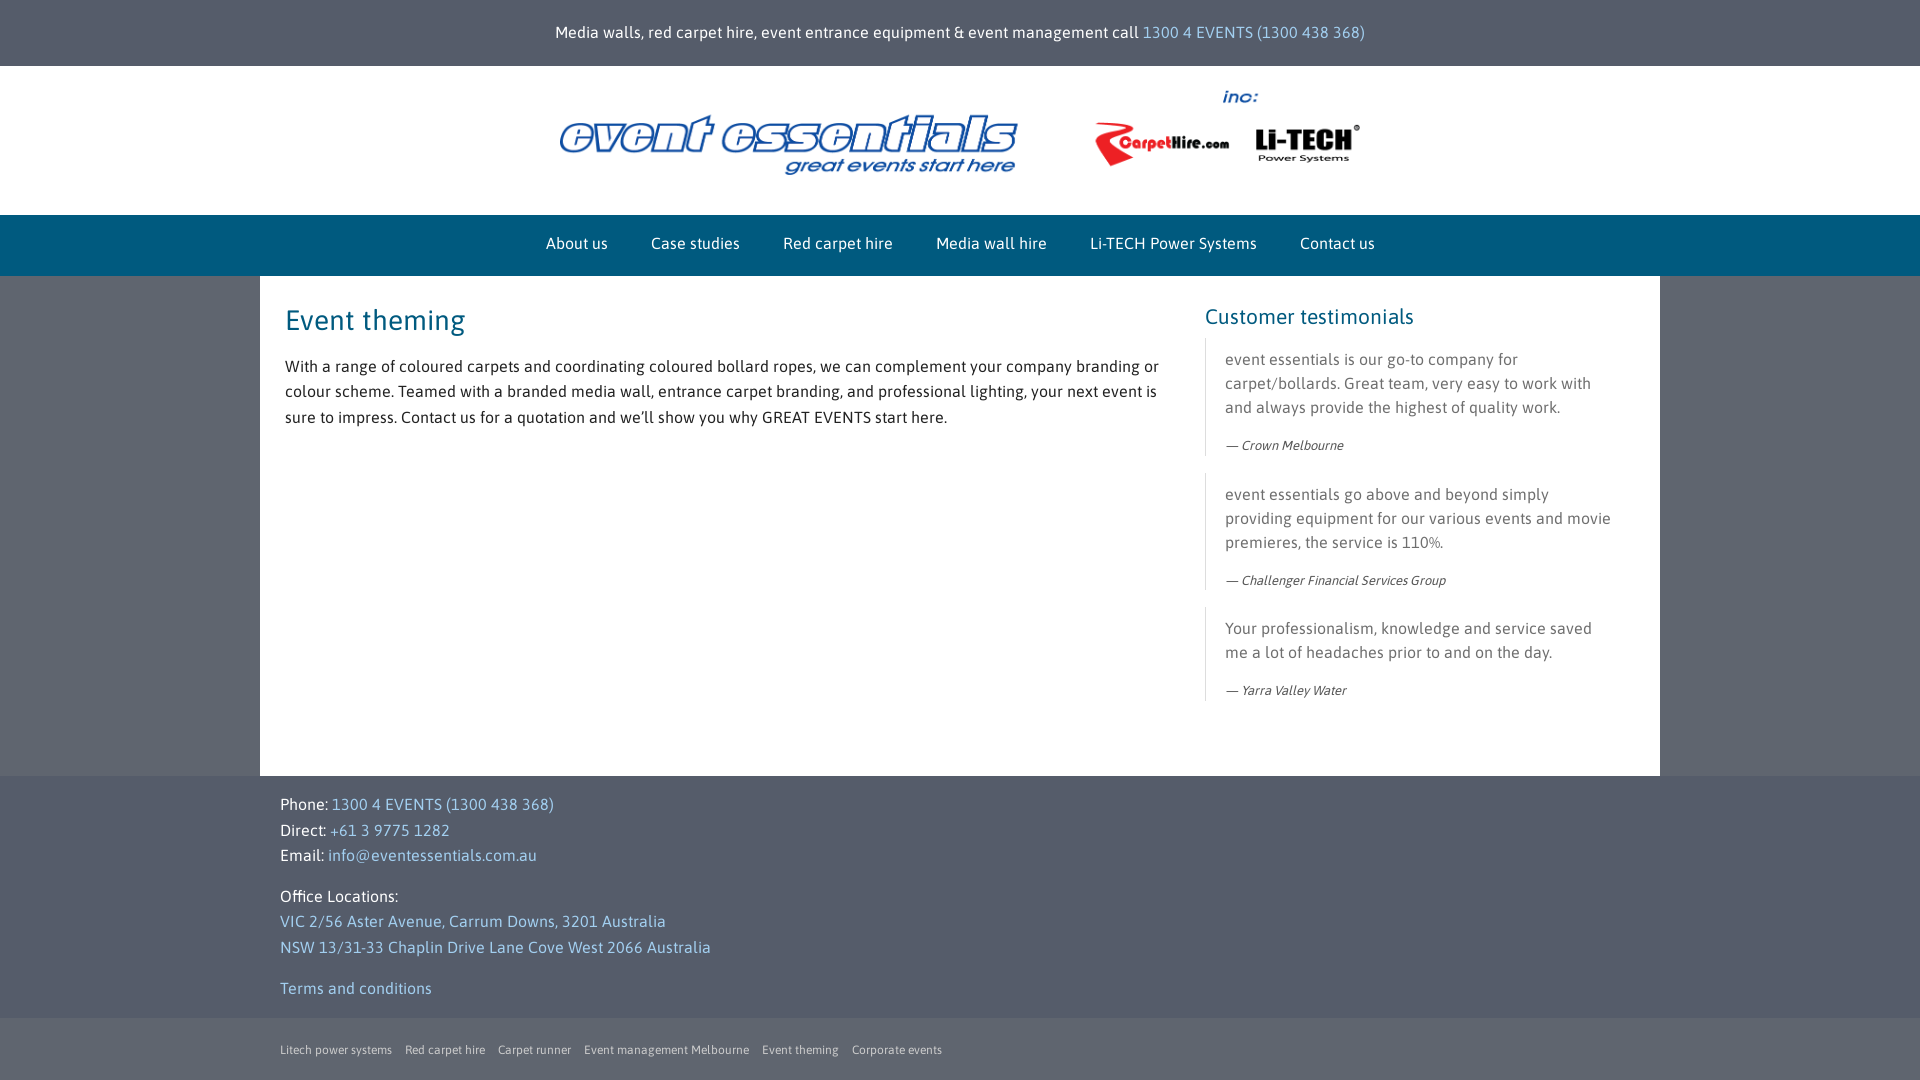  I want to click on '+61 3 9775 1282', so click(389, 829).